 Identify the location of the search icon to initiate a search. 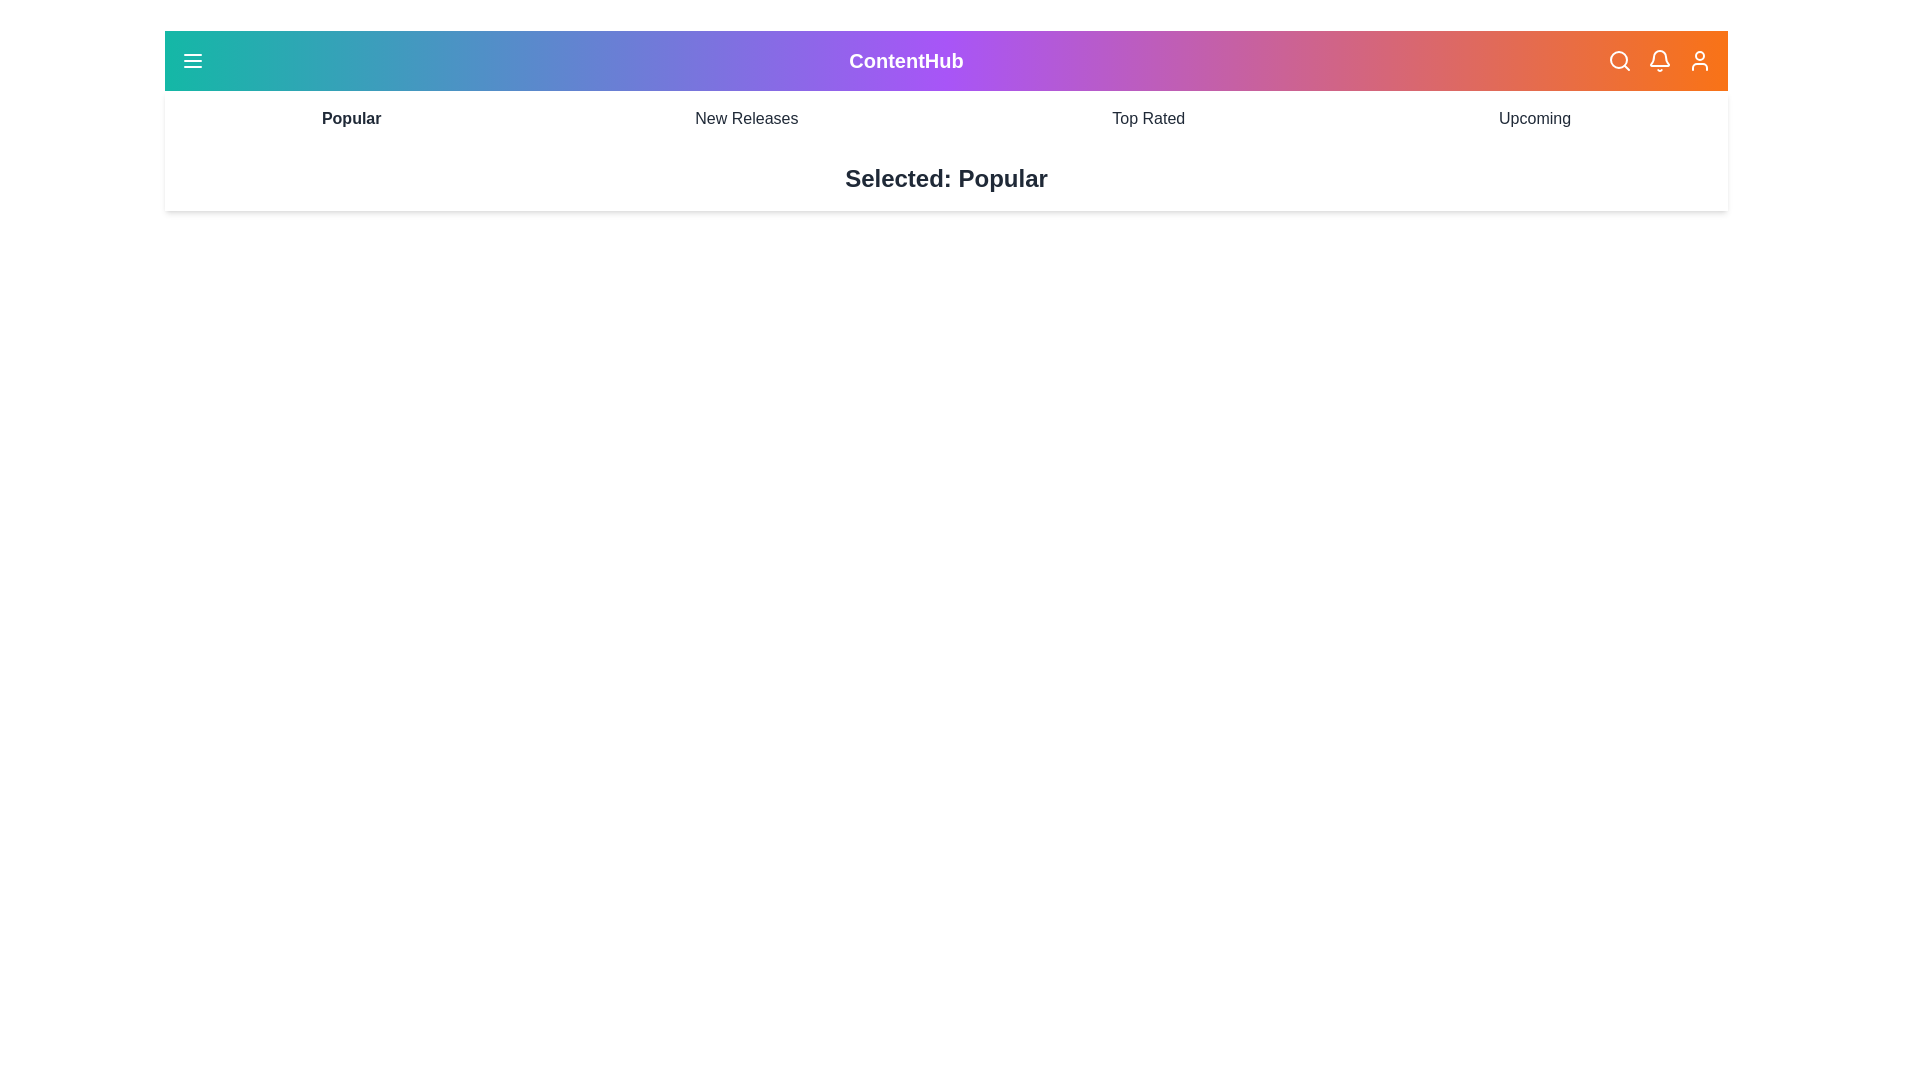
(1619, 60).